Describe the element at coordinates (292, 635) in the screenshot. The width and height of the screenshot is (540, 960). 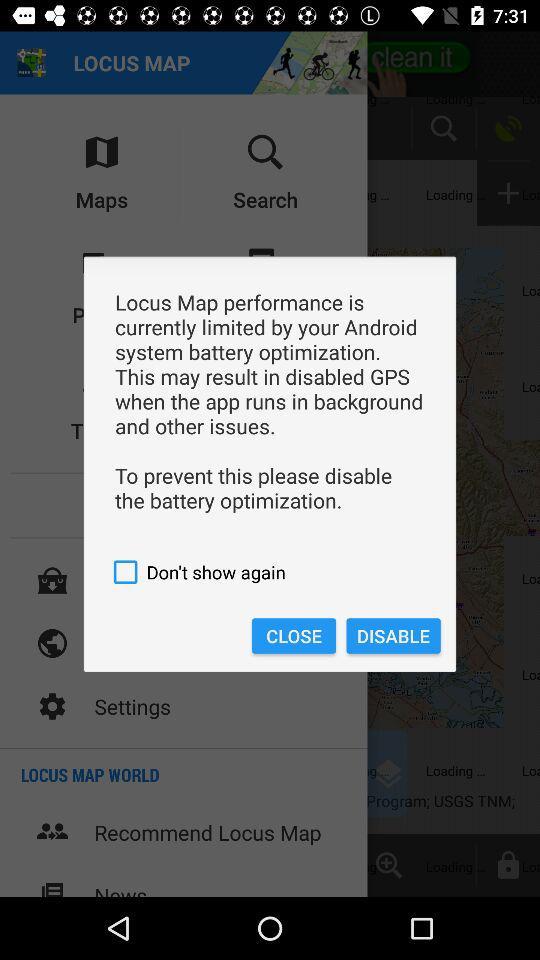
I see `the close item` at that location.